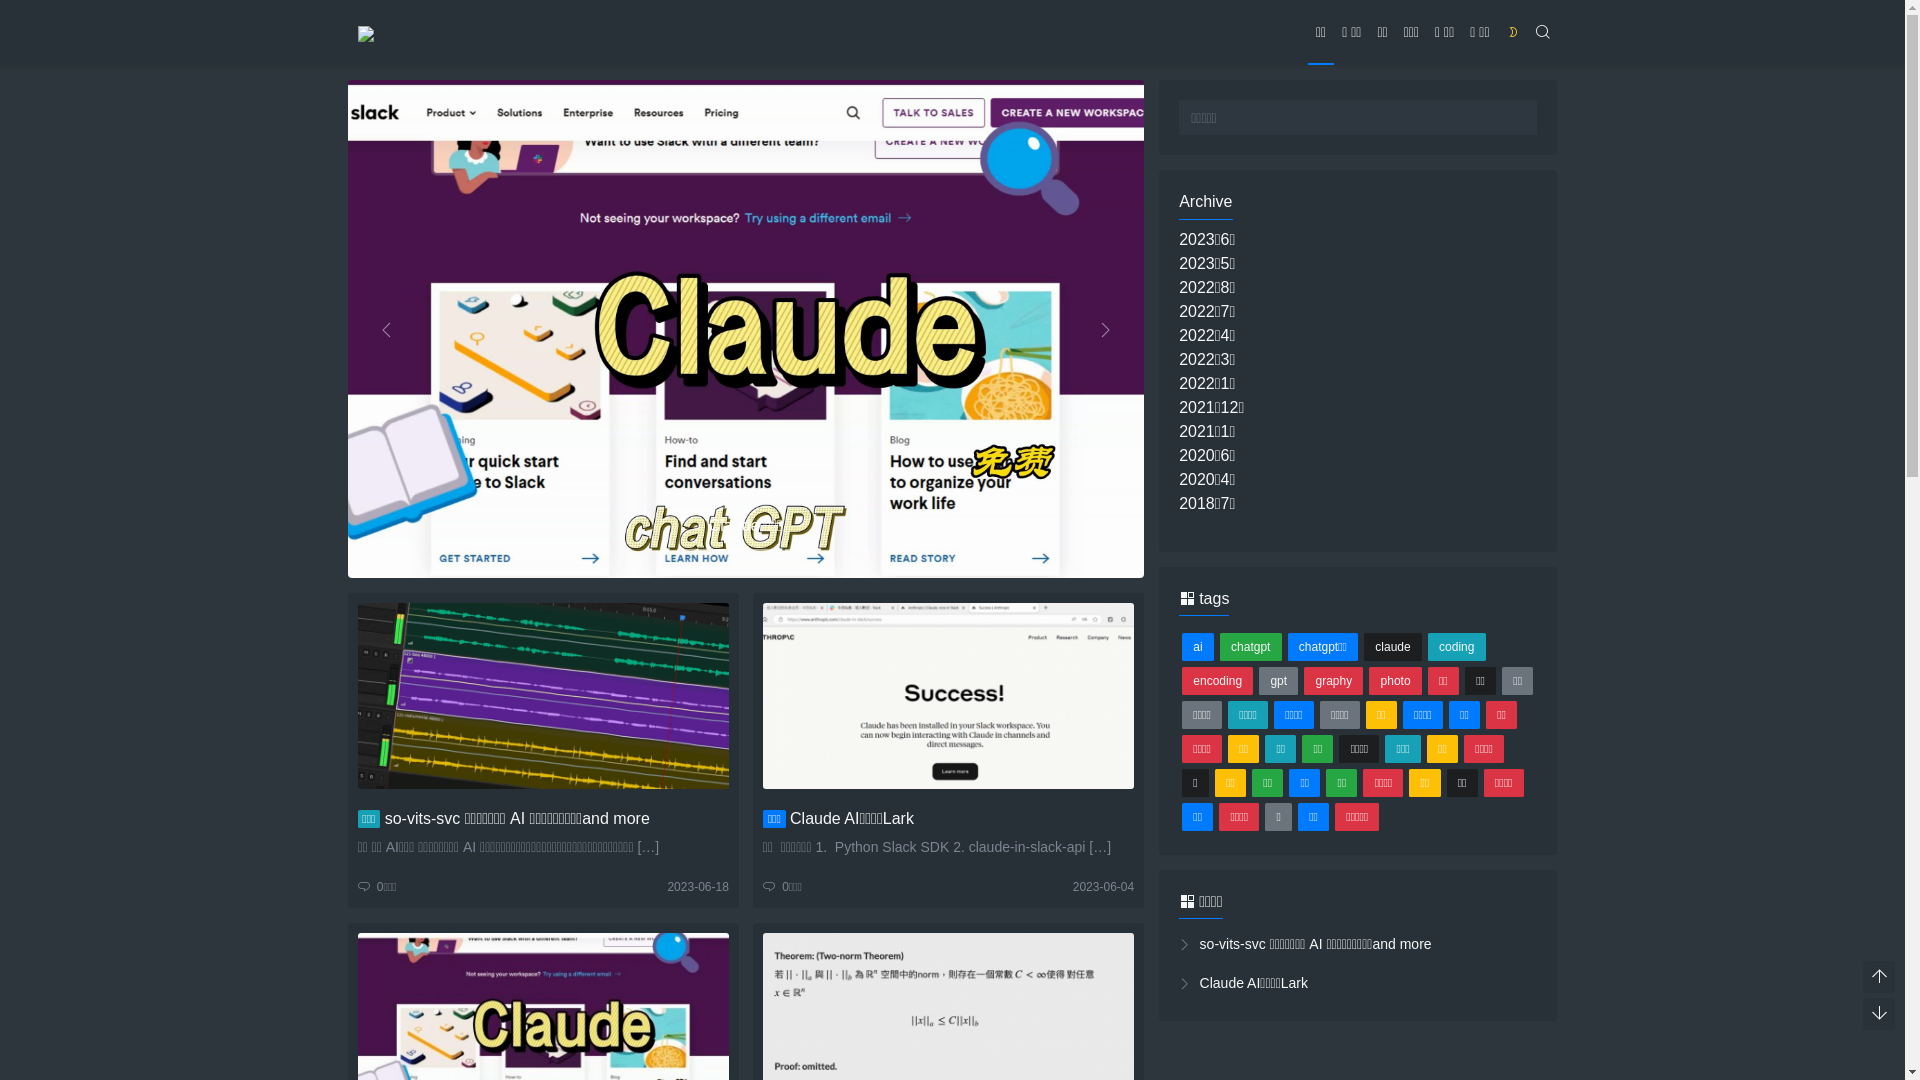 This screenshot has width=1920, height=1080. Describe the element at coordinates (1198, 647) in the screenshot. I see `'ai'` at that location.